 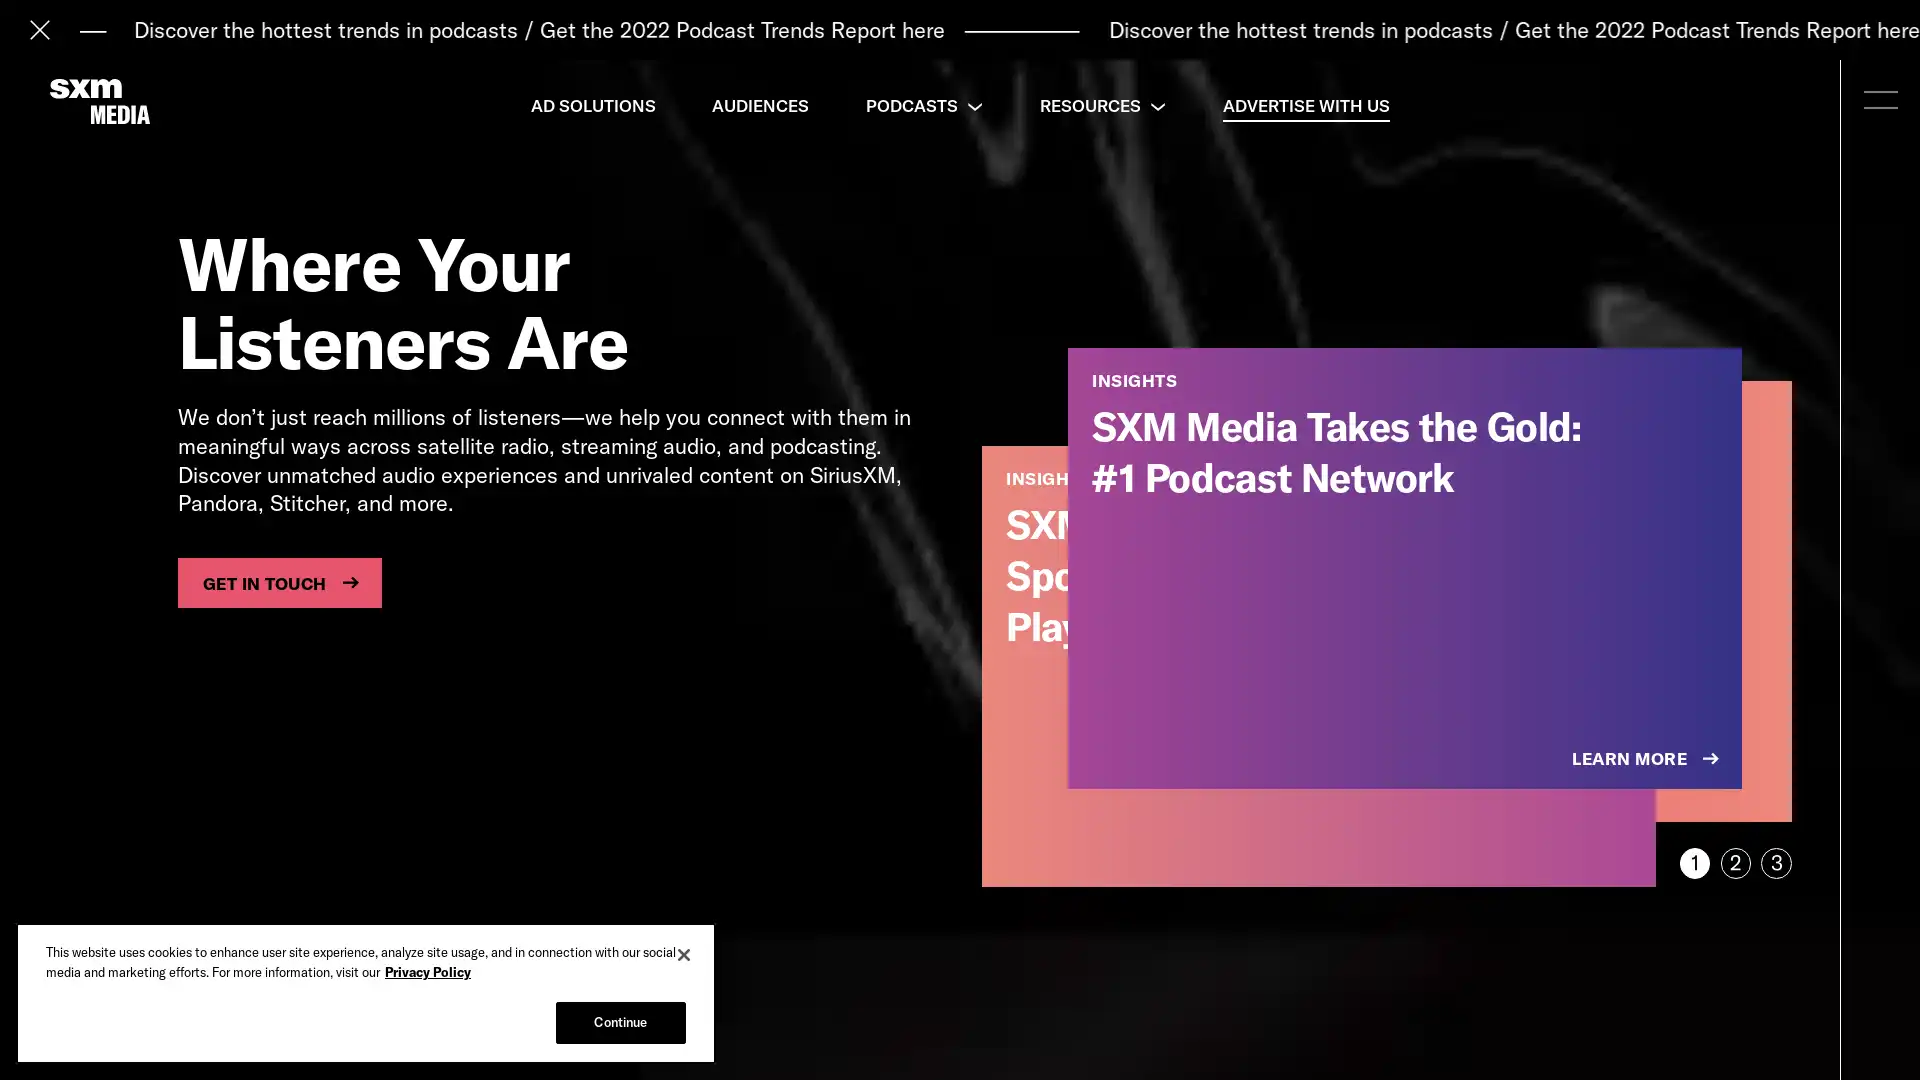 I want to click on Close, so click(x=684, y=954).